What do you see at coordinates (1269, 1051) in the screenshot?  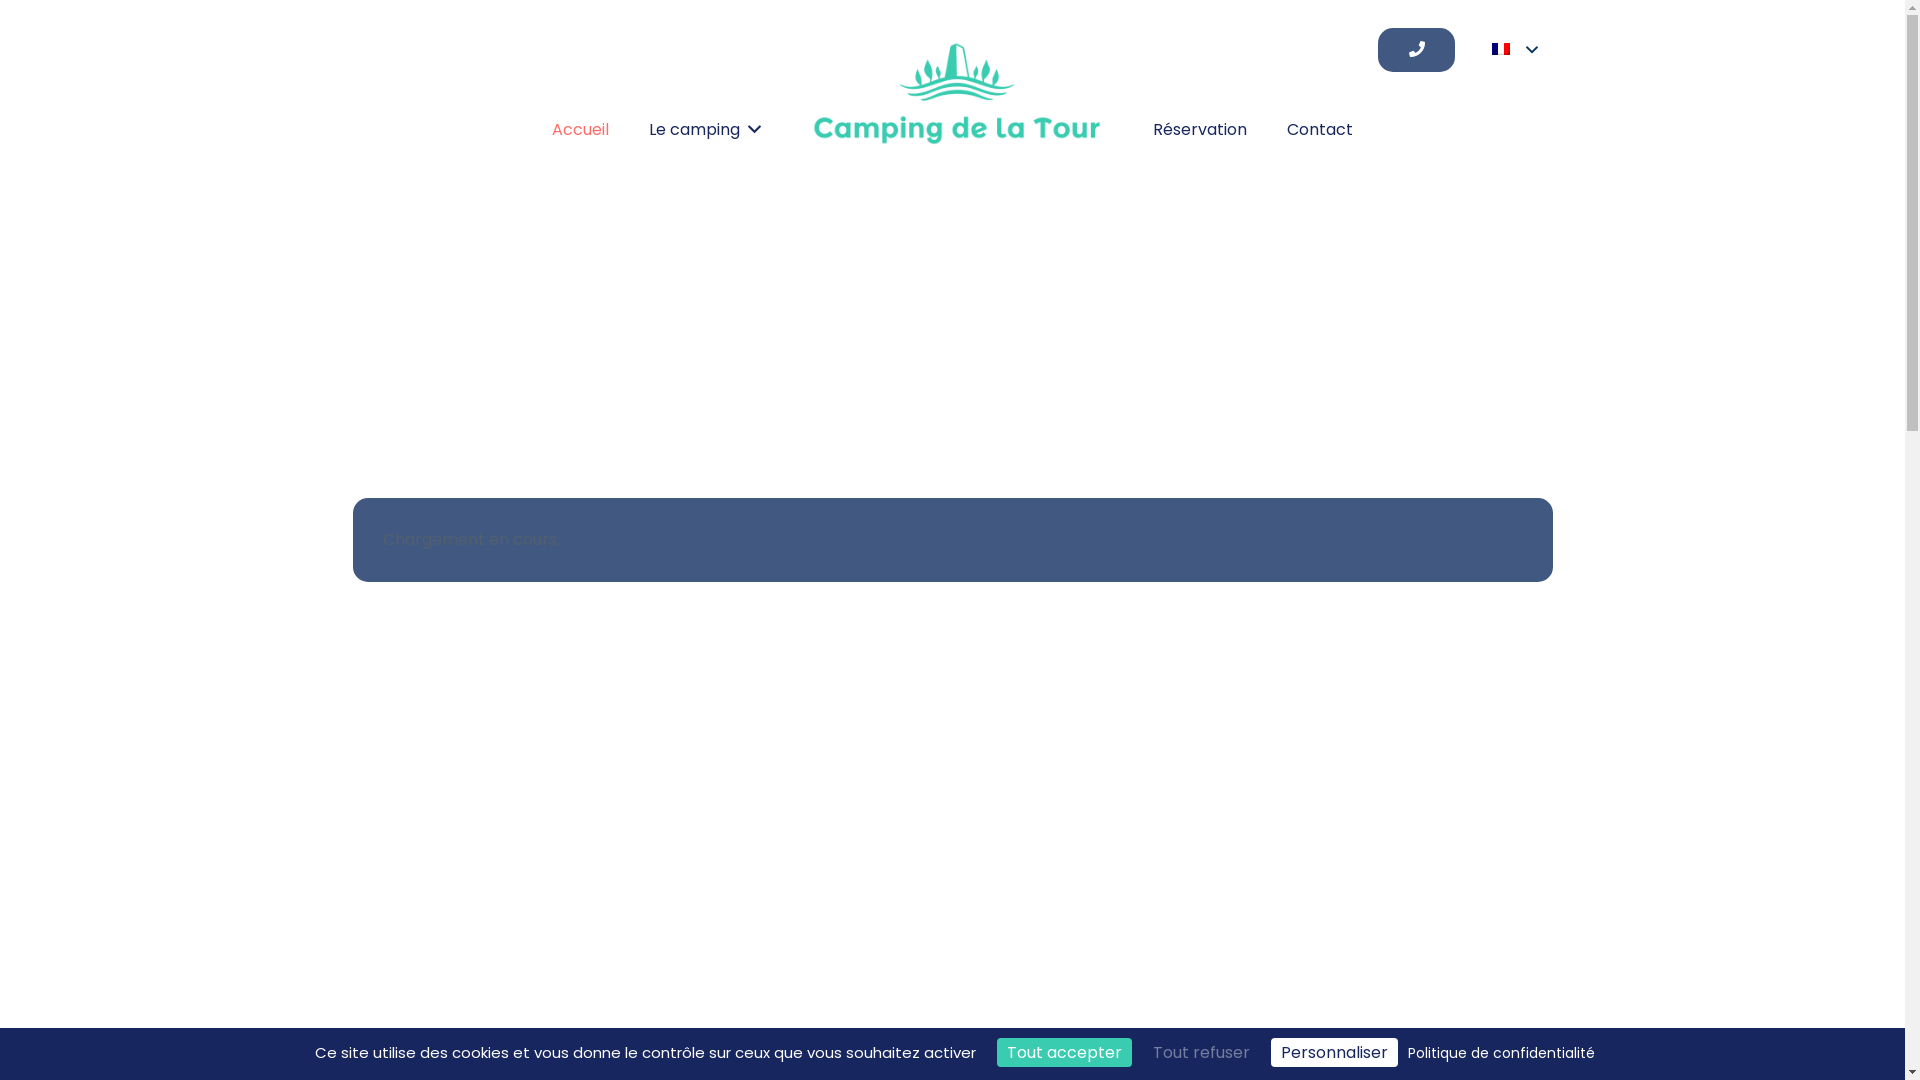 I see `'Personnaliser'` at bounding box center [1269, 1051].